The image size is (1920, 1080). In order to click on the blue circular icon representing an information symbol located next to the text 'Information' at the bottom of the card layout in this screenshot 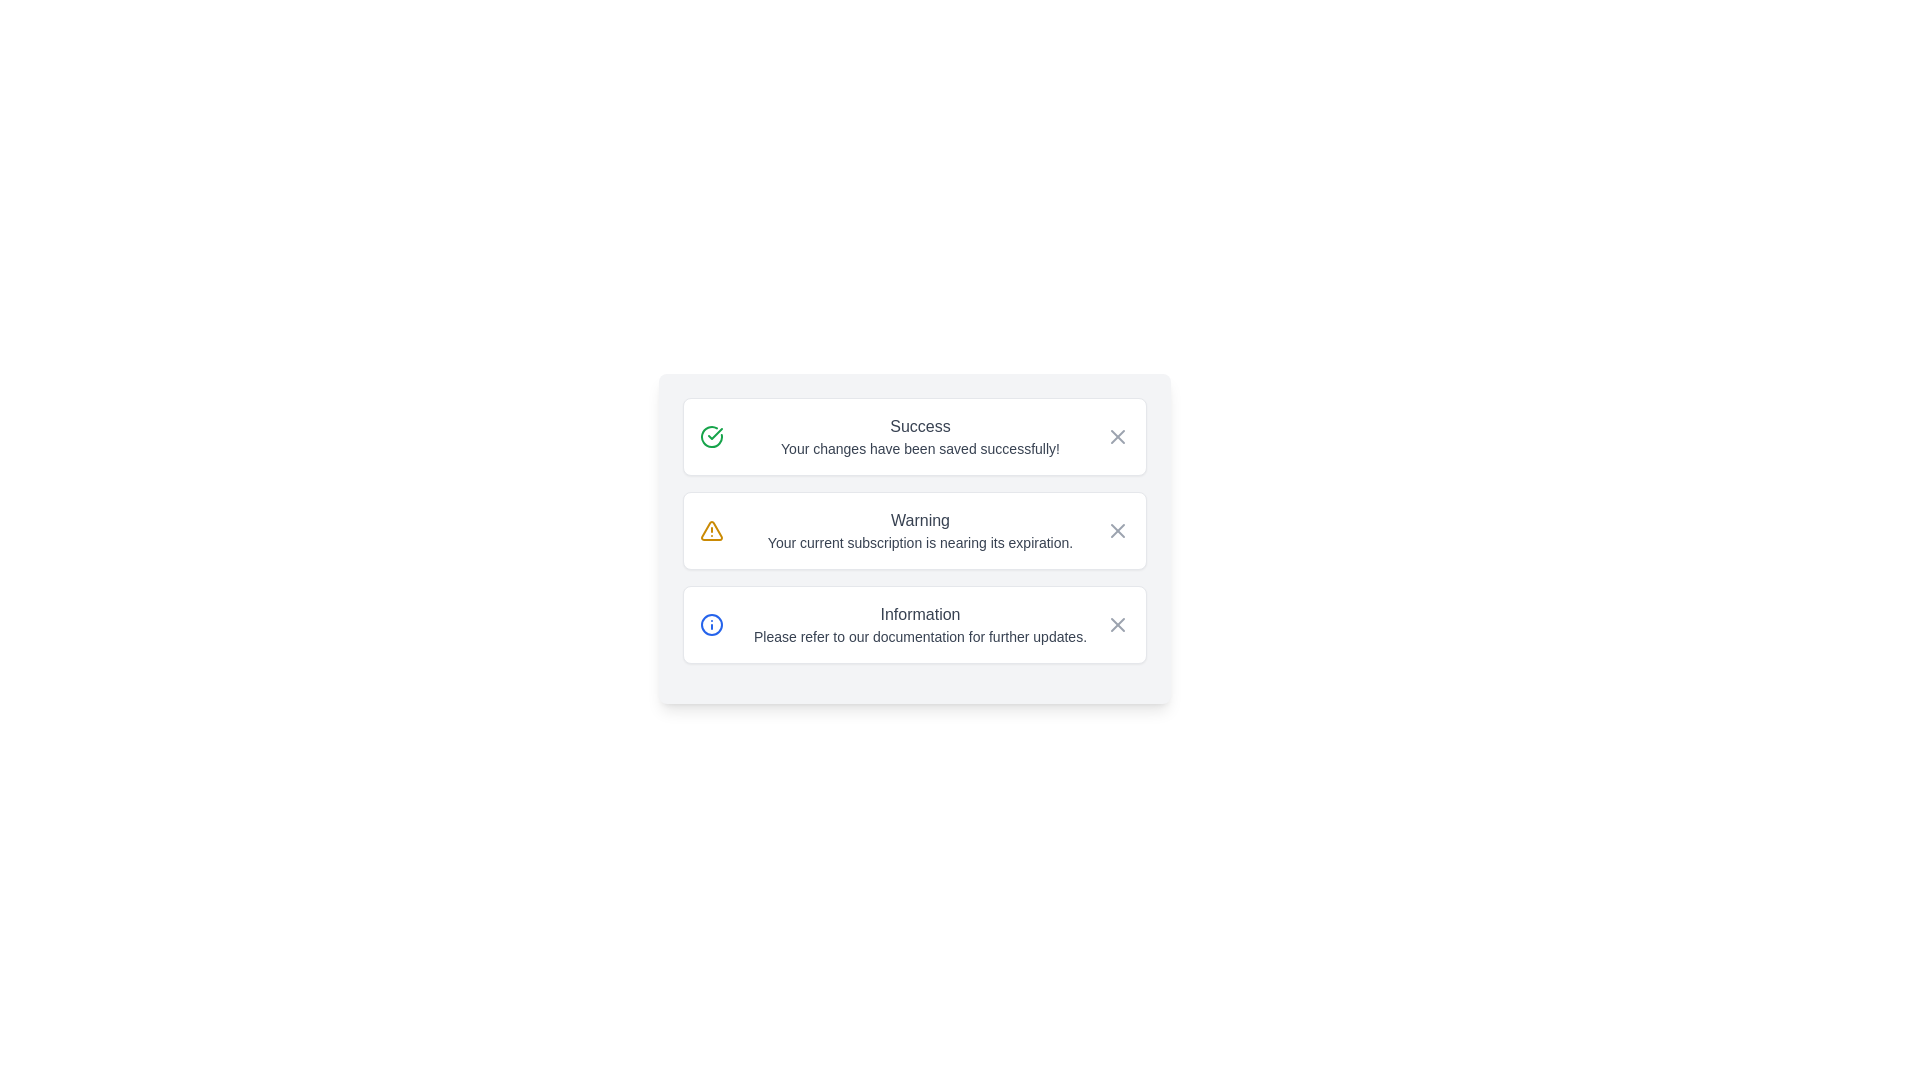, I will do `click(711, 623)`.